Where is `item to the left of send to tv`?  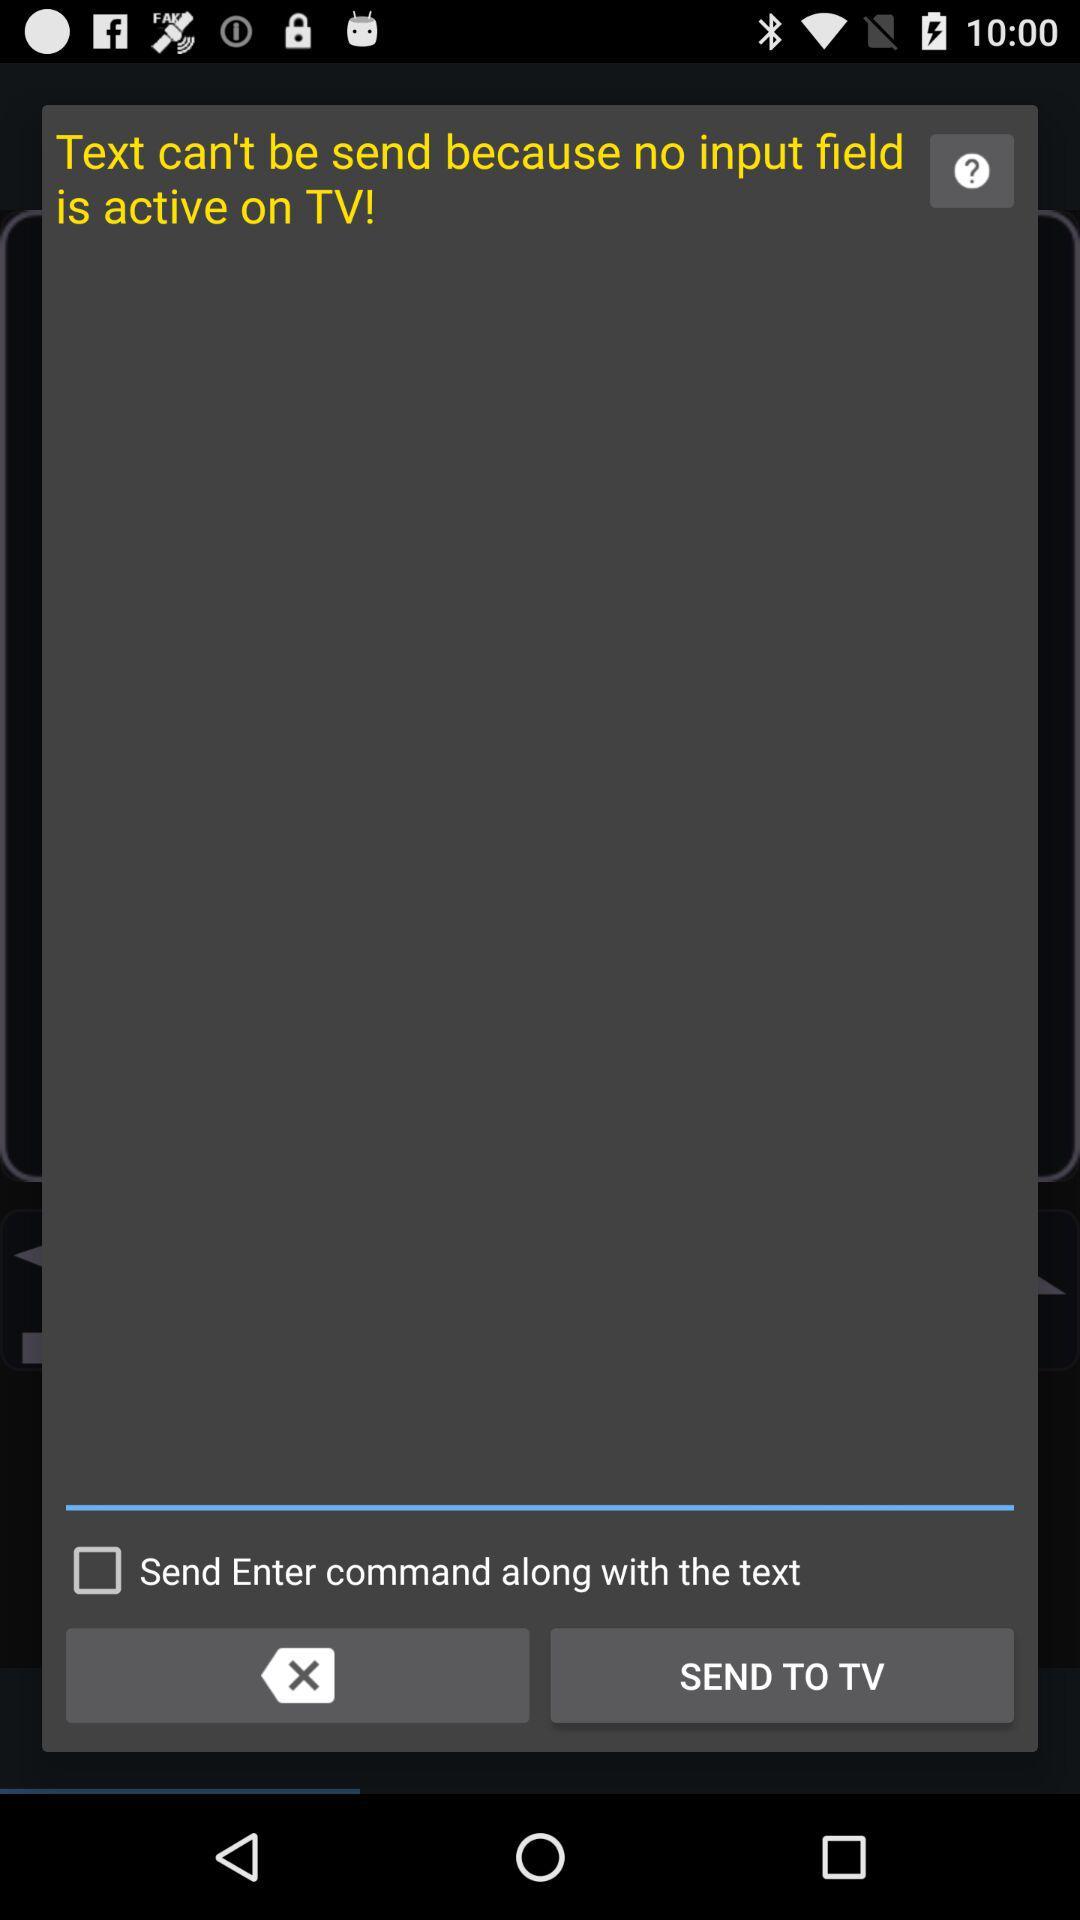 item to the left of send to tv is located at coordinates (297, 1675).